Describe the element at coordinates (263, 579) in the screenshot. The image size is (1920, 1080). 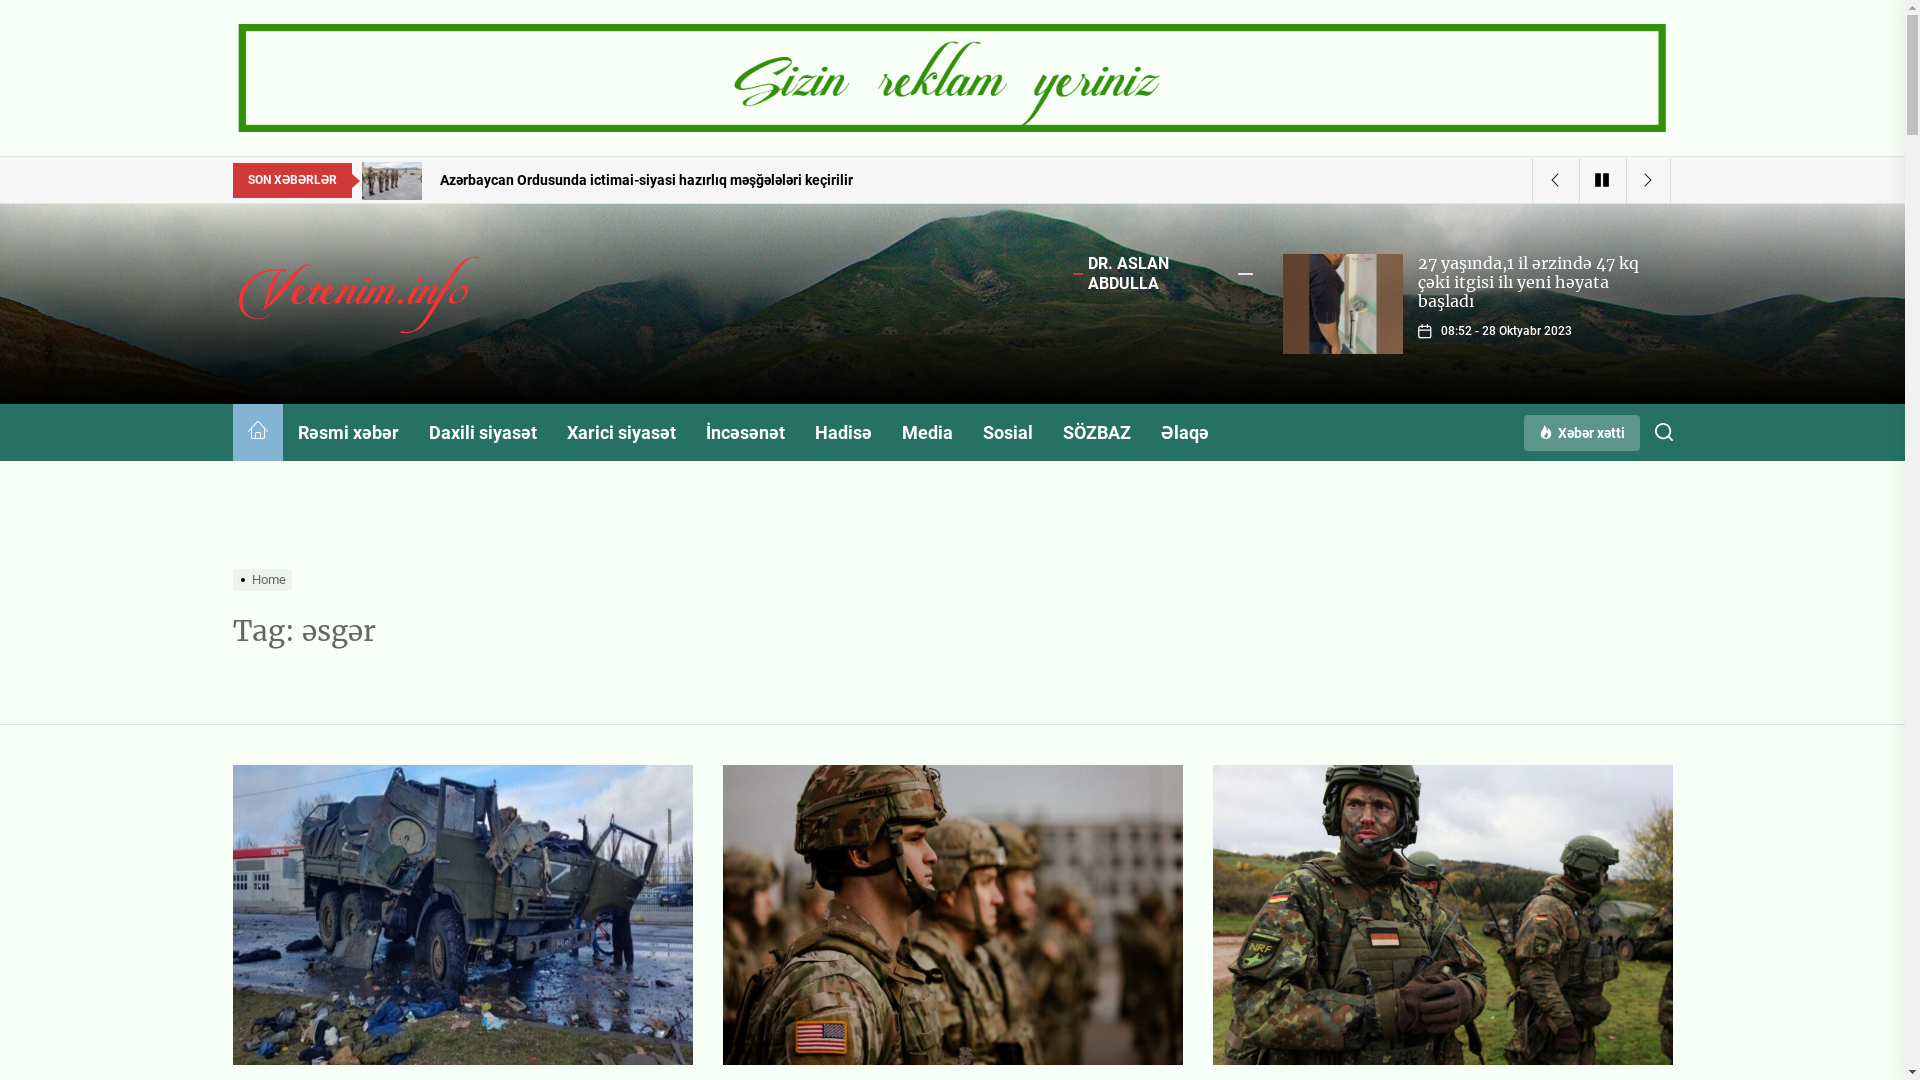
I see `'Home'` at that location.